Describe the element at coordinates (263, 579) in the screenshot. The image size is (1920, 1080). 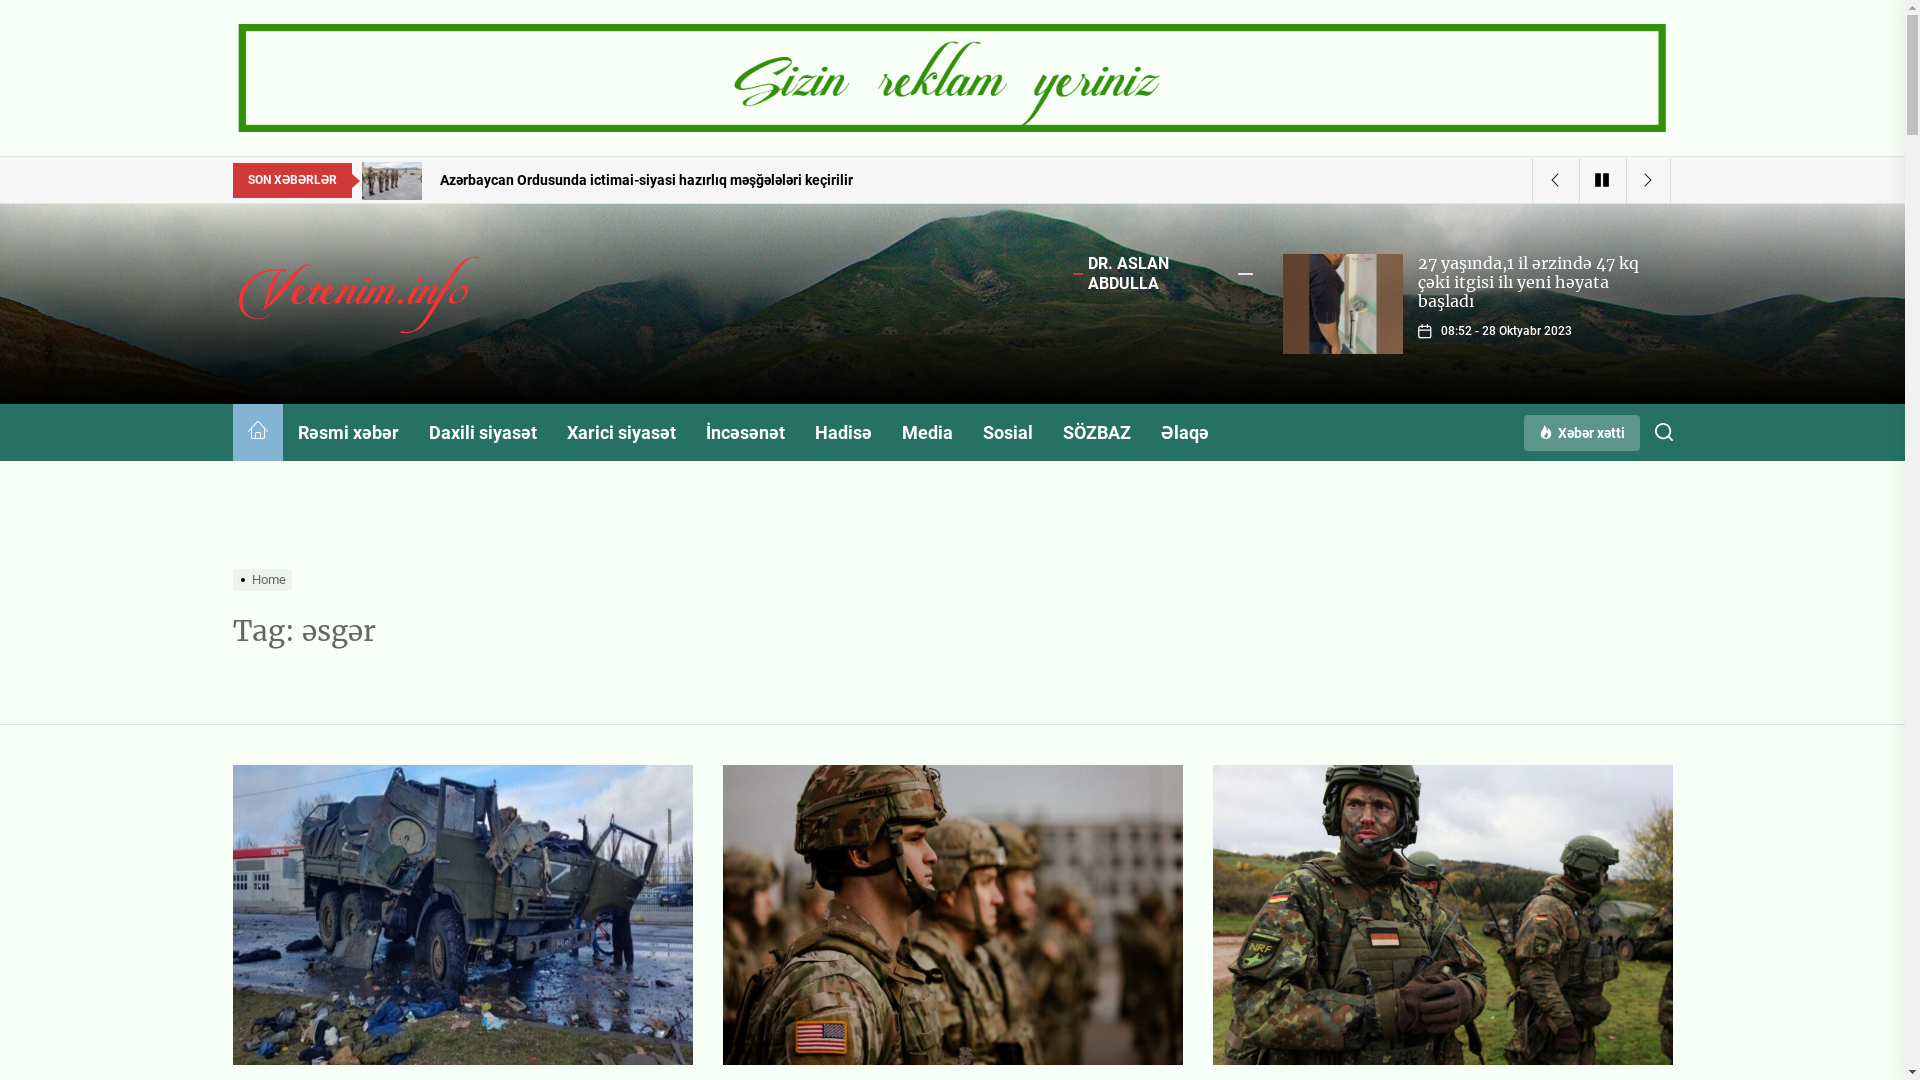
I see `'Home'` at that location.